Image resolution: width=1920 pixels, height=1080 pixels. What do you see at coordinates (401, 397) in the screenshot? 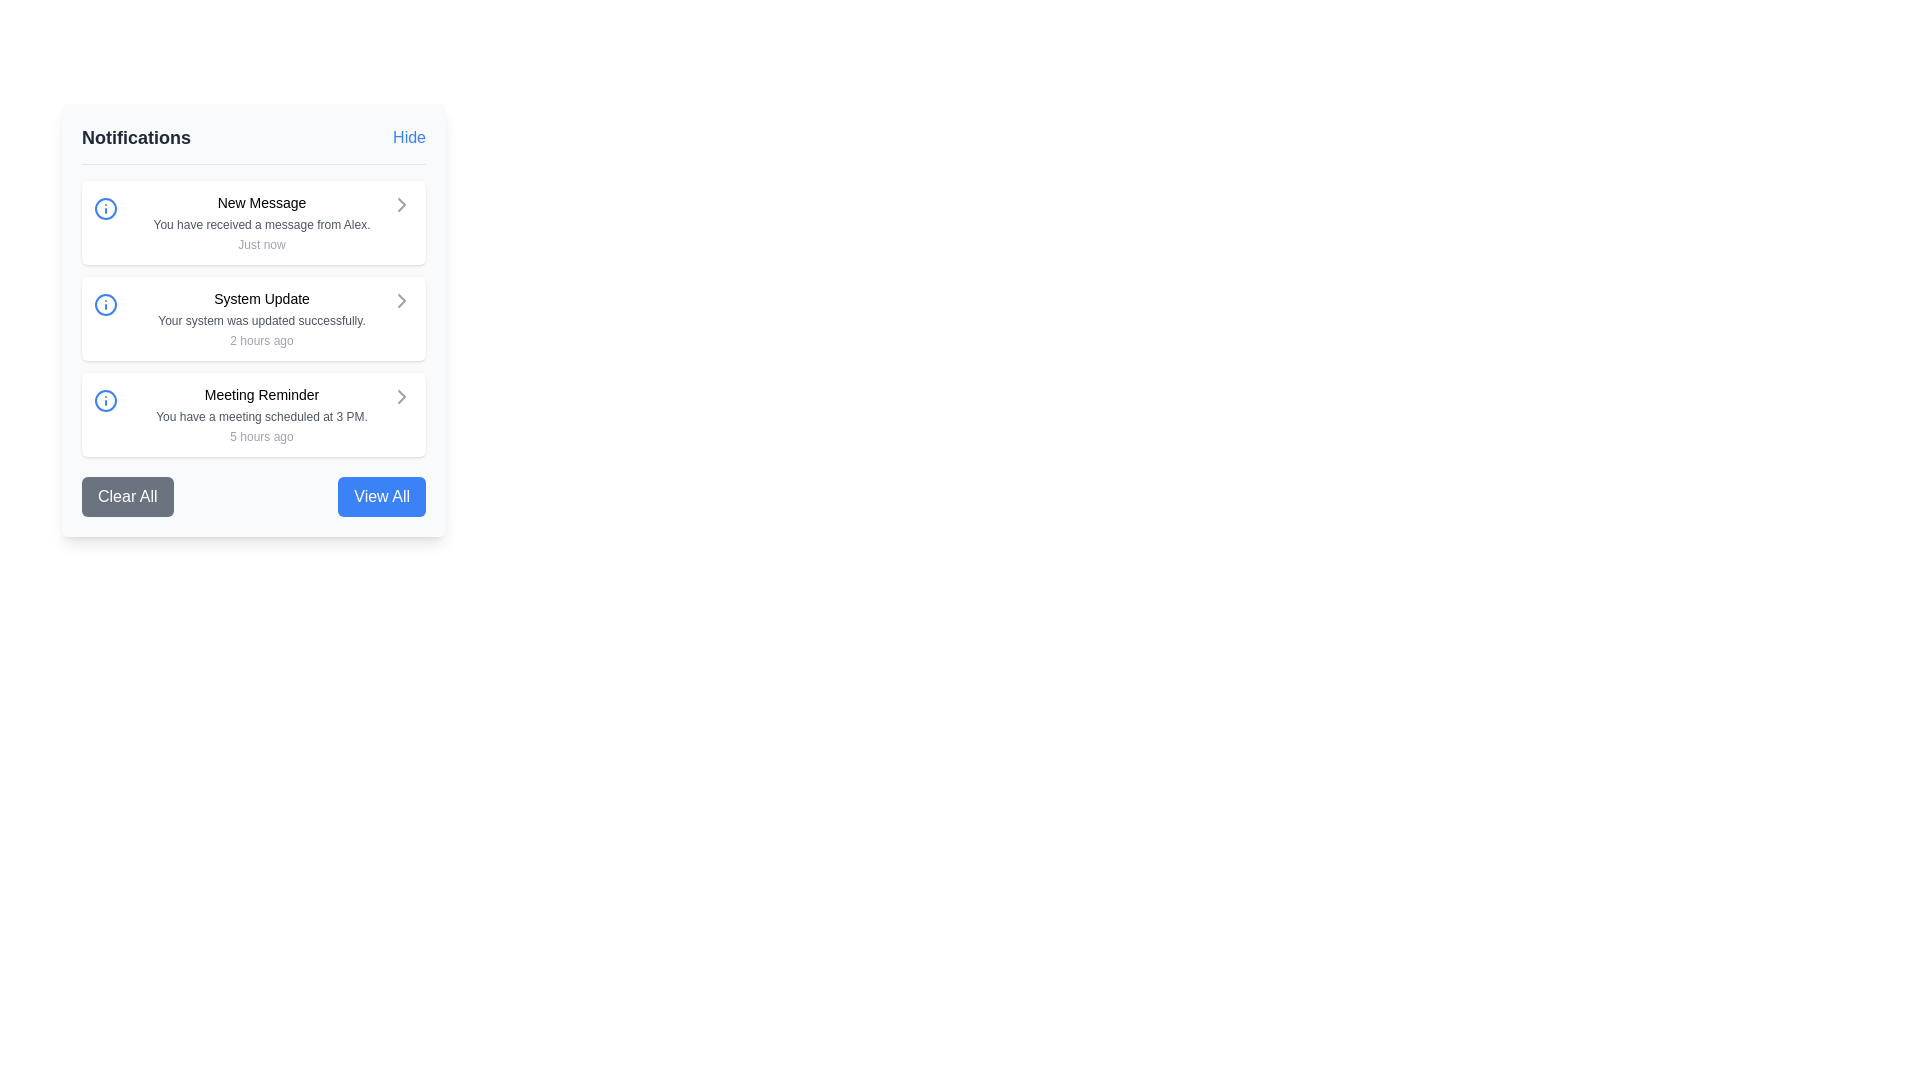
I see `the right-chevron icon button adjacent to the 'Meeting Reminder' notification to potentially display a tooltip` at bounding box center [401, 397].